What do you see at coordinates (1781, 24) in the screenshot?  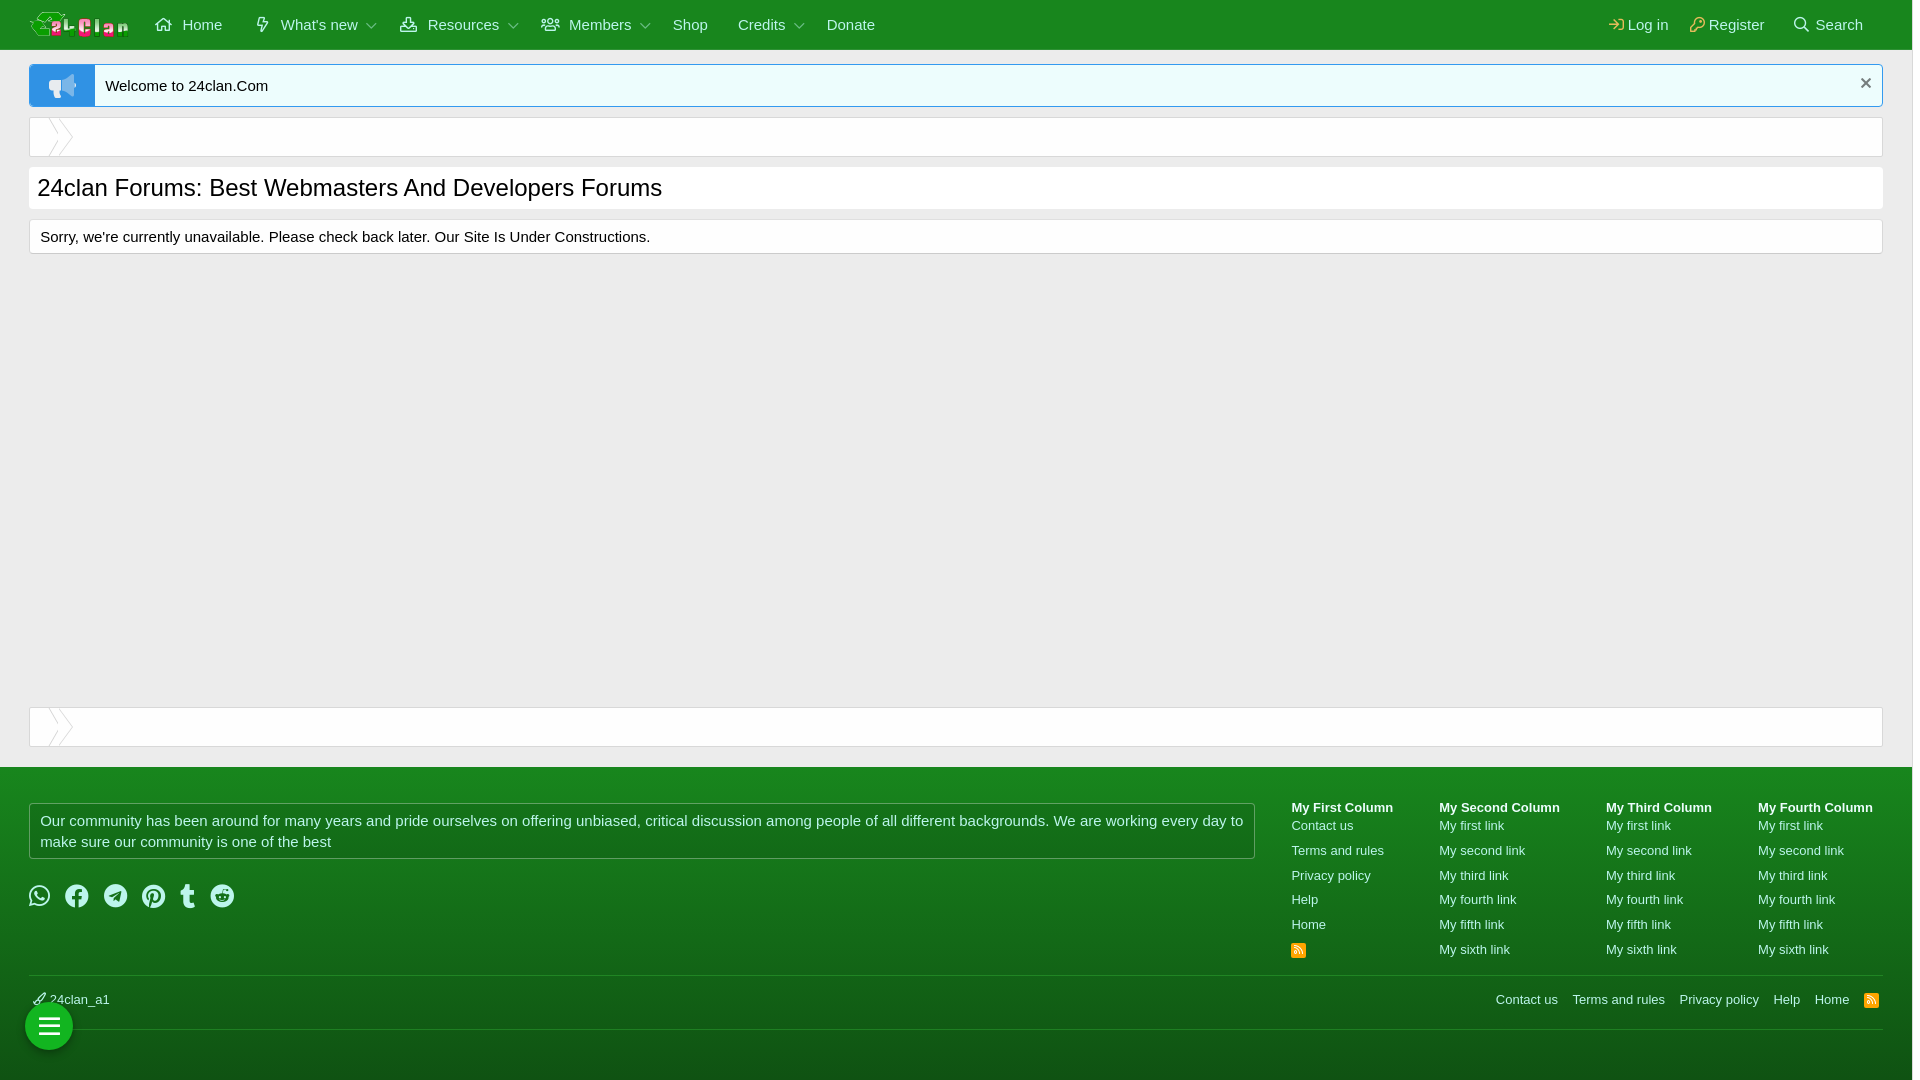 I see `'Search'` at bounding box center [1781, 24].